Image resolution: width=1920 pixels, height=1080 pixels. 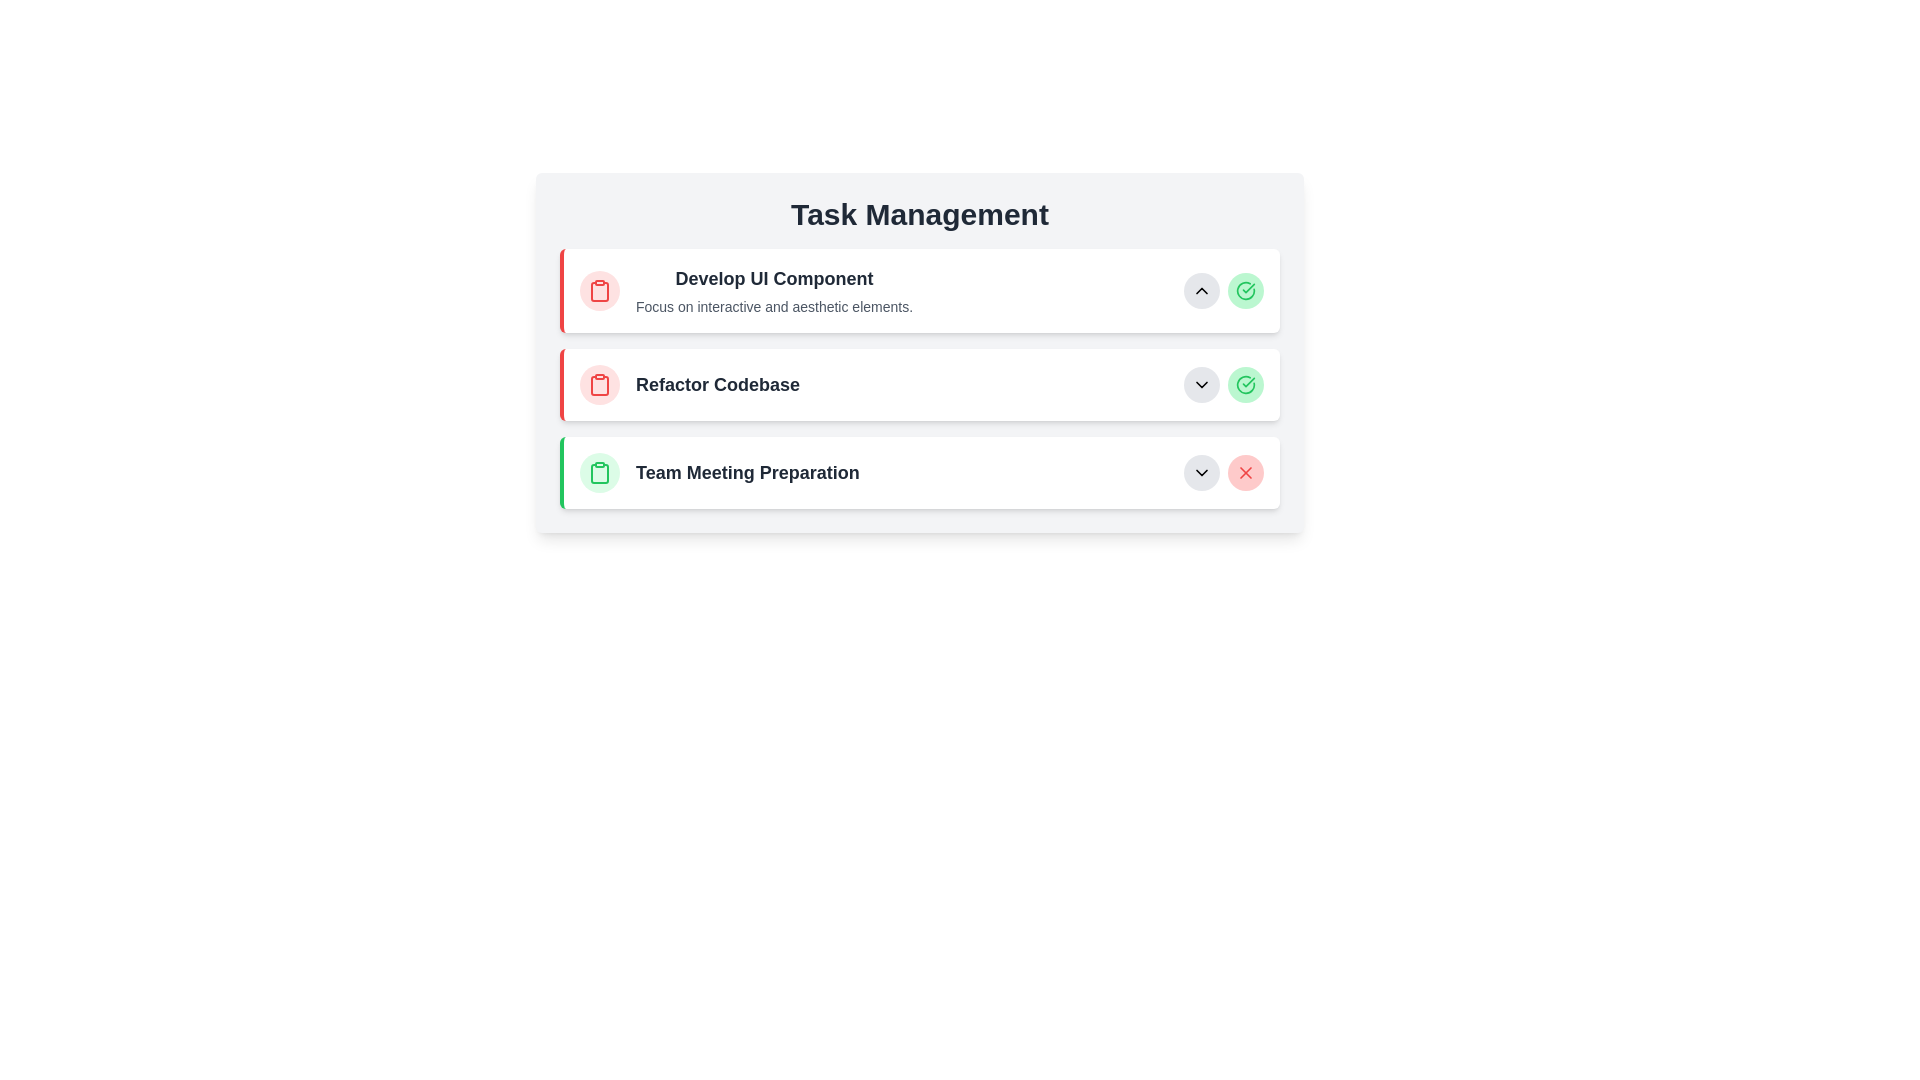 I want to click on the confirmation button located to the right of the 'Refactor Codebase' task item, so click(x=1245, y=385).